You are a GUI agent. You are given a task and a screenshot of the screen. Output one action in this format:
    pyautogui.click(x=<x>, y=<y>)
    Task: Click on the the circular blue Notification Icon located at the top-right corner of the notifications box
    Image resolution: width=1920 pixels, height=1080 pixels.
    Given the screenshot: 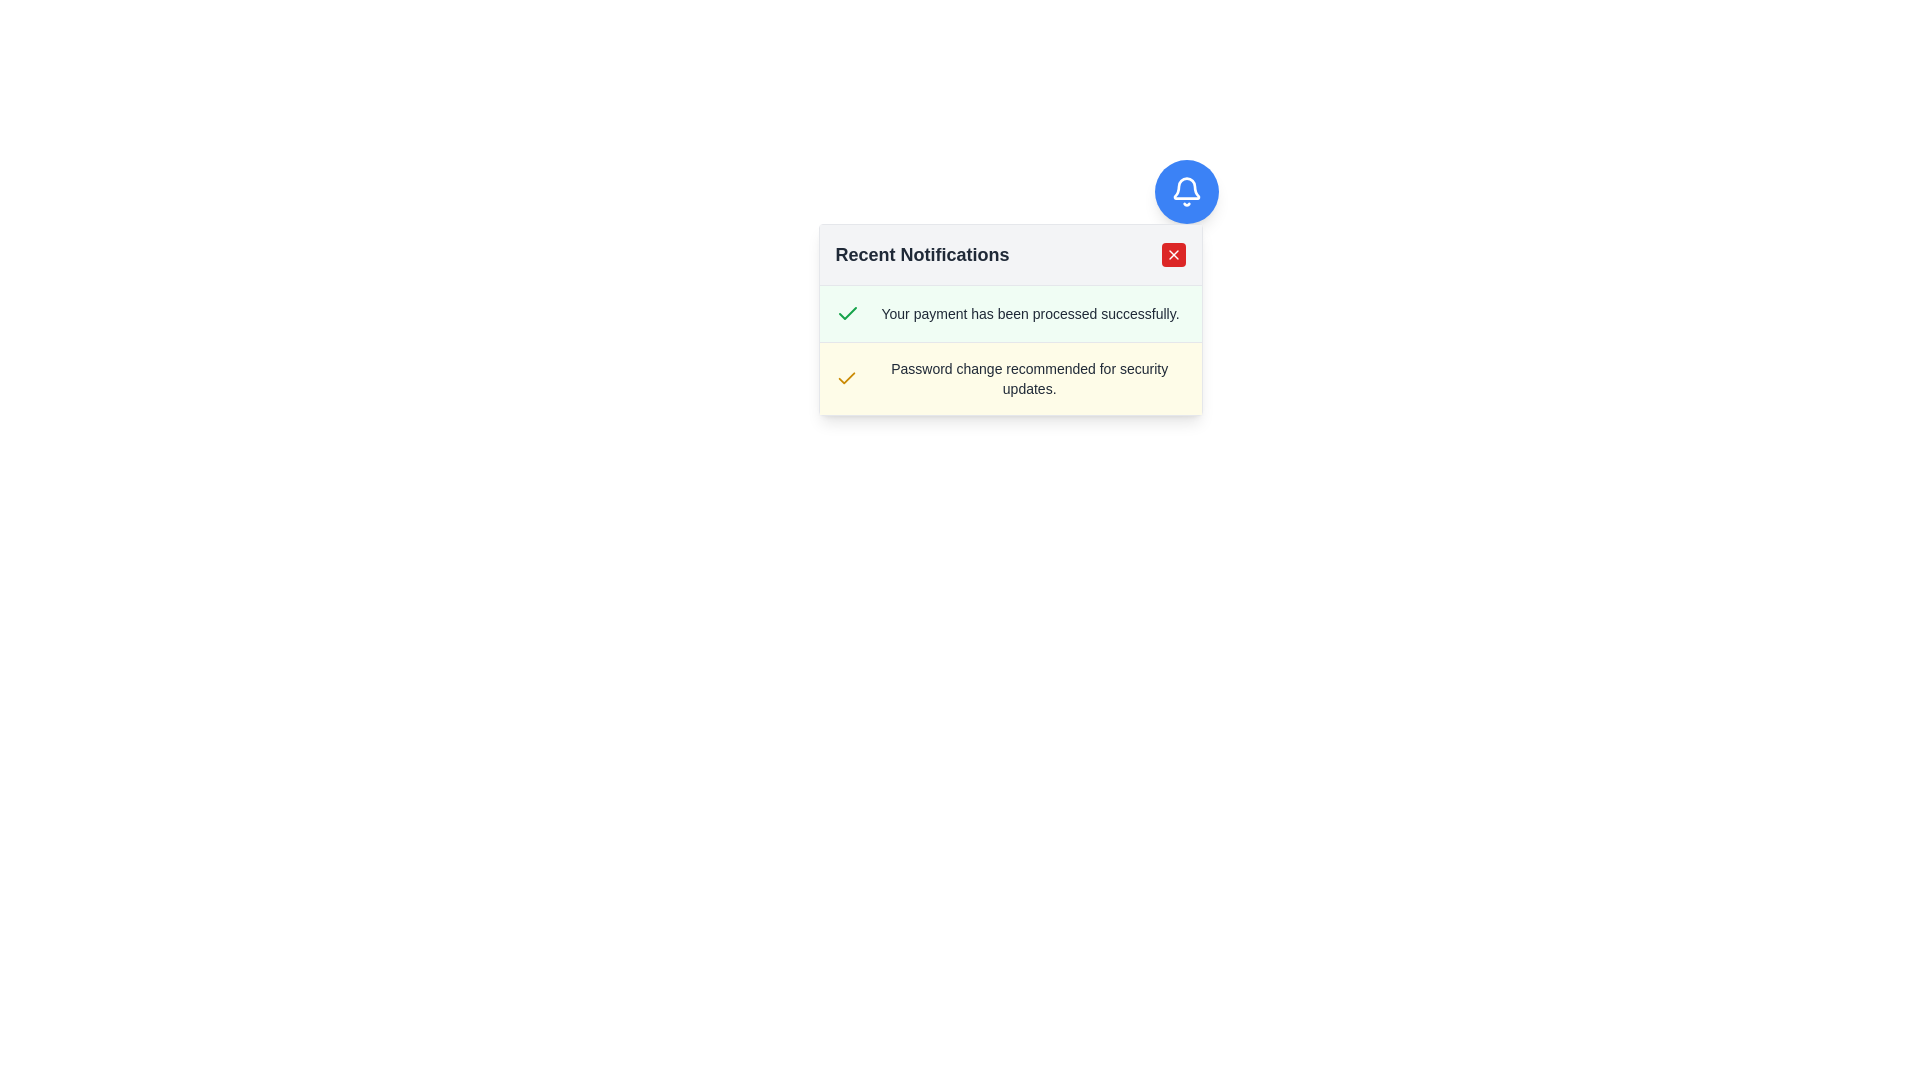 What is the action you would take?
    pyautogui.click(x=1186, y=192)
    